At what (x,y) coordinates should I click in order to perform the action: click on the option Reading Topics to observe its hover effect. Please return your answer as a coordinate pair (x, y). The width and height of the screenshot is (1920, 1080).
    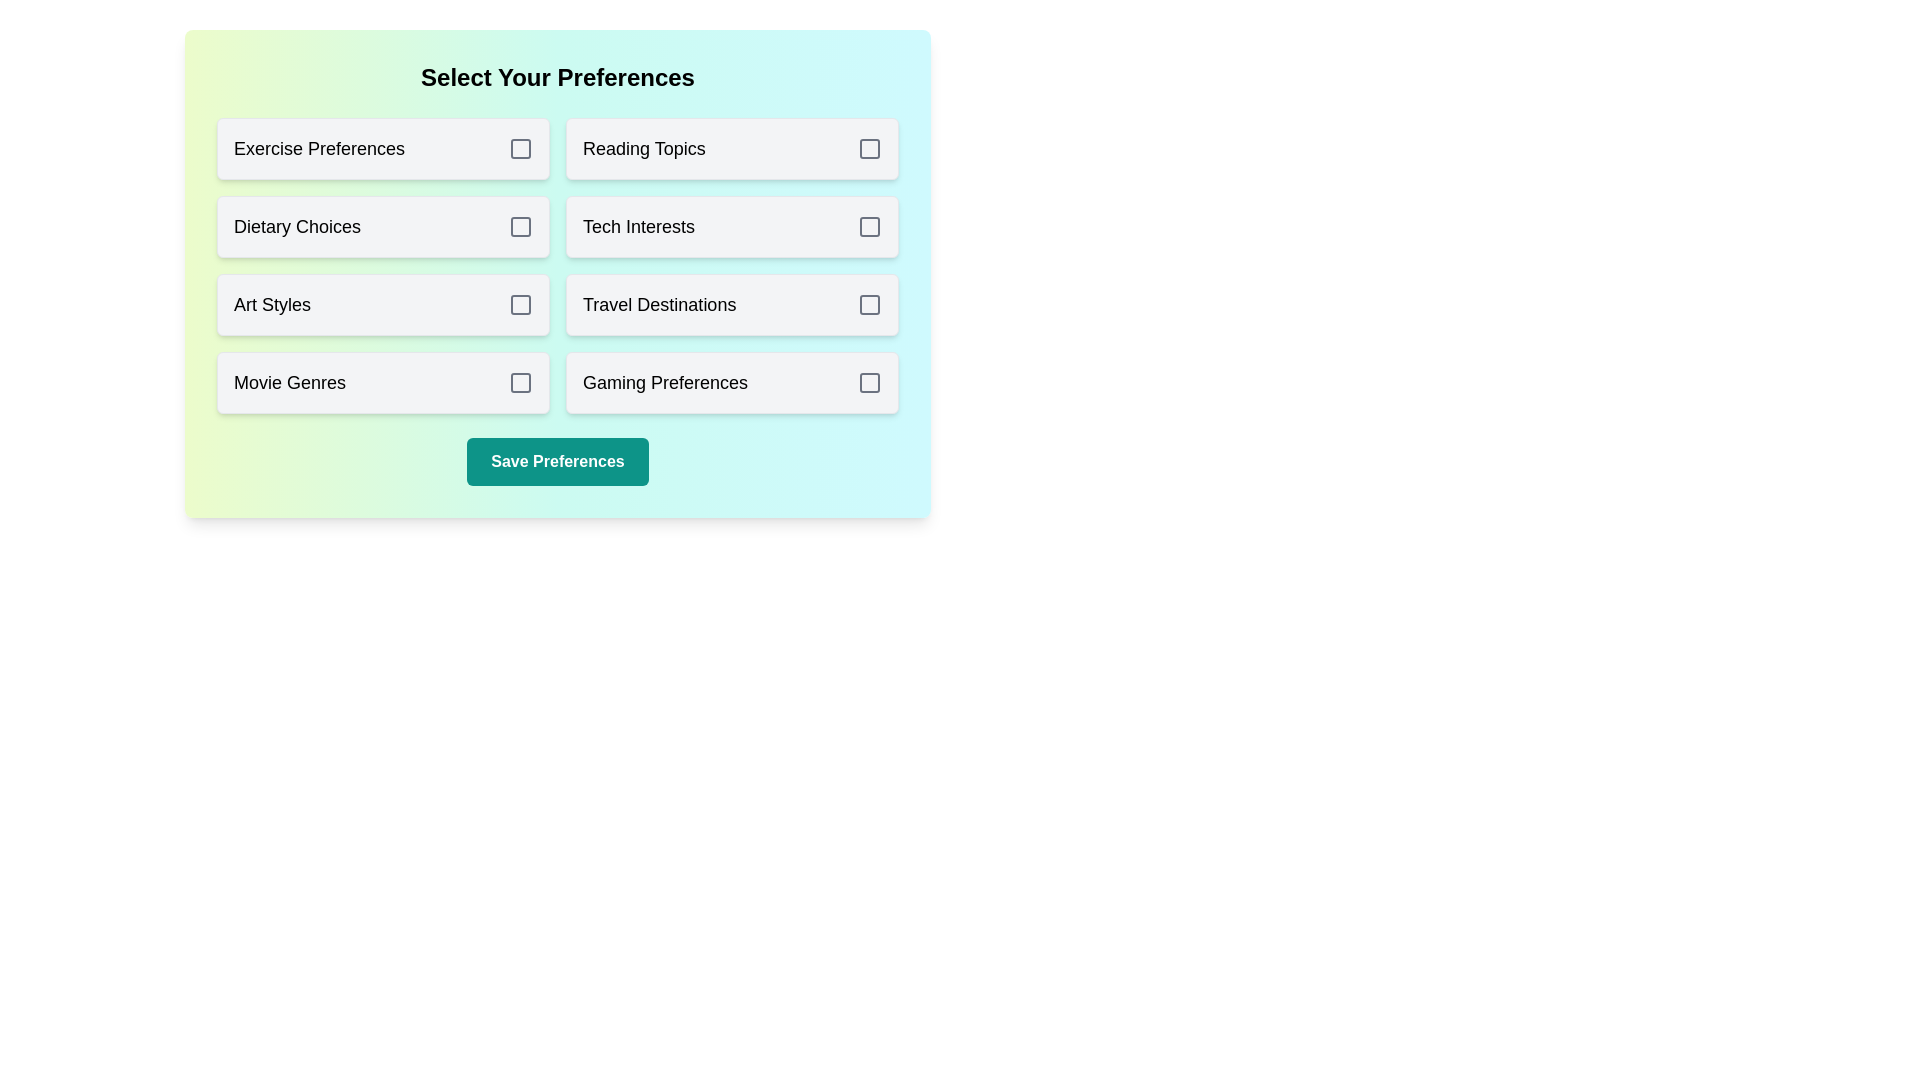
    Looking at the image, I should click on (731, 148).